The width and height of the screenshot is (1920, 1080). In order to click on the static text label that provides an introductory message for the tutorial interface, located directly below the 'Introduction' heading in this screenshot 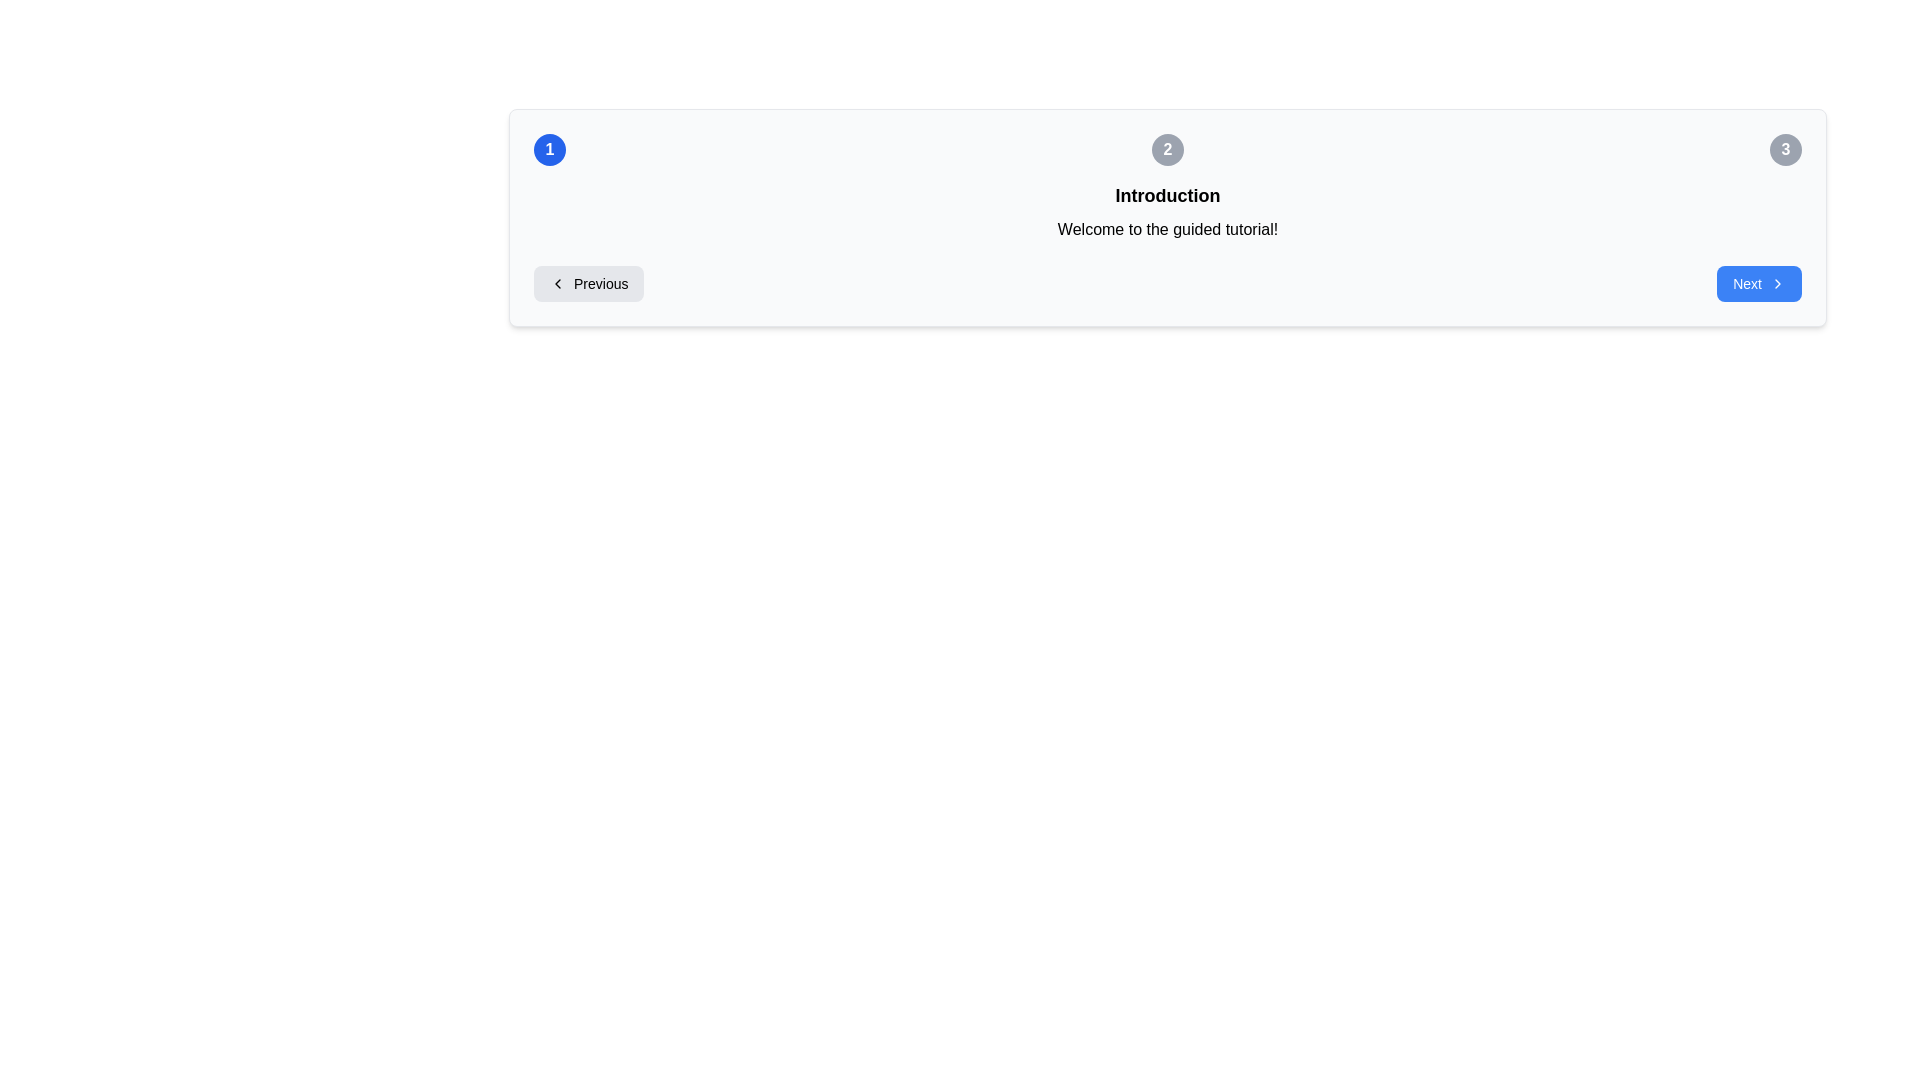, I will do `click(1167, 229)`.